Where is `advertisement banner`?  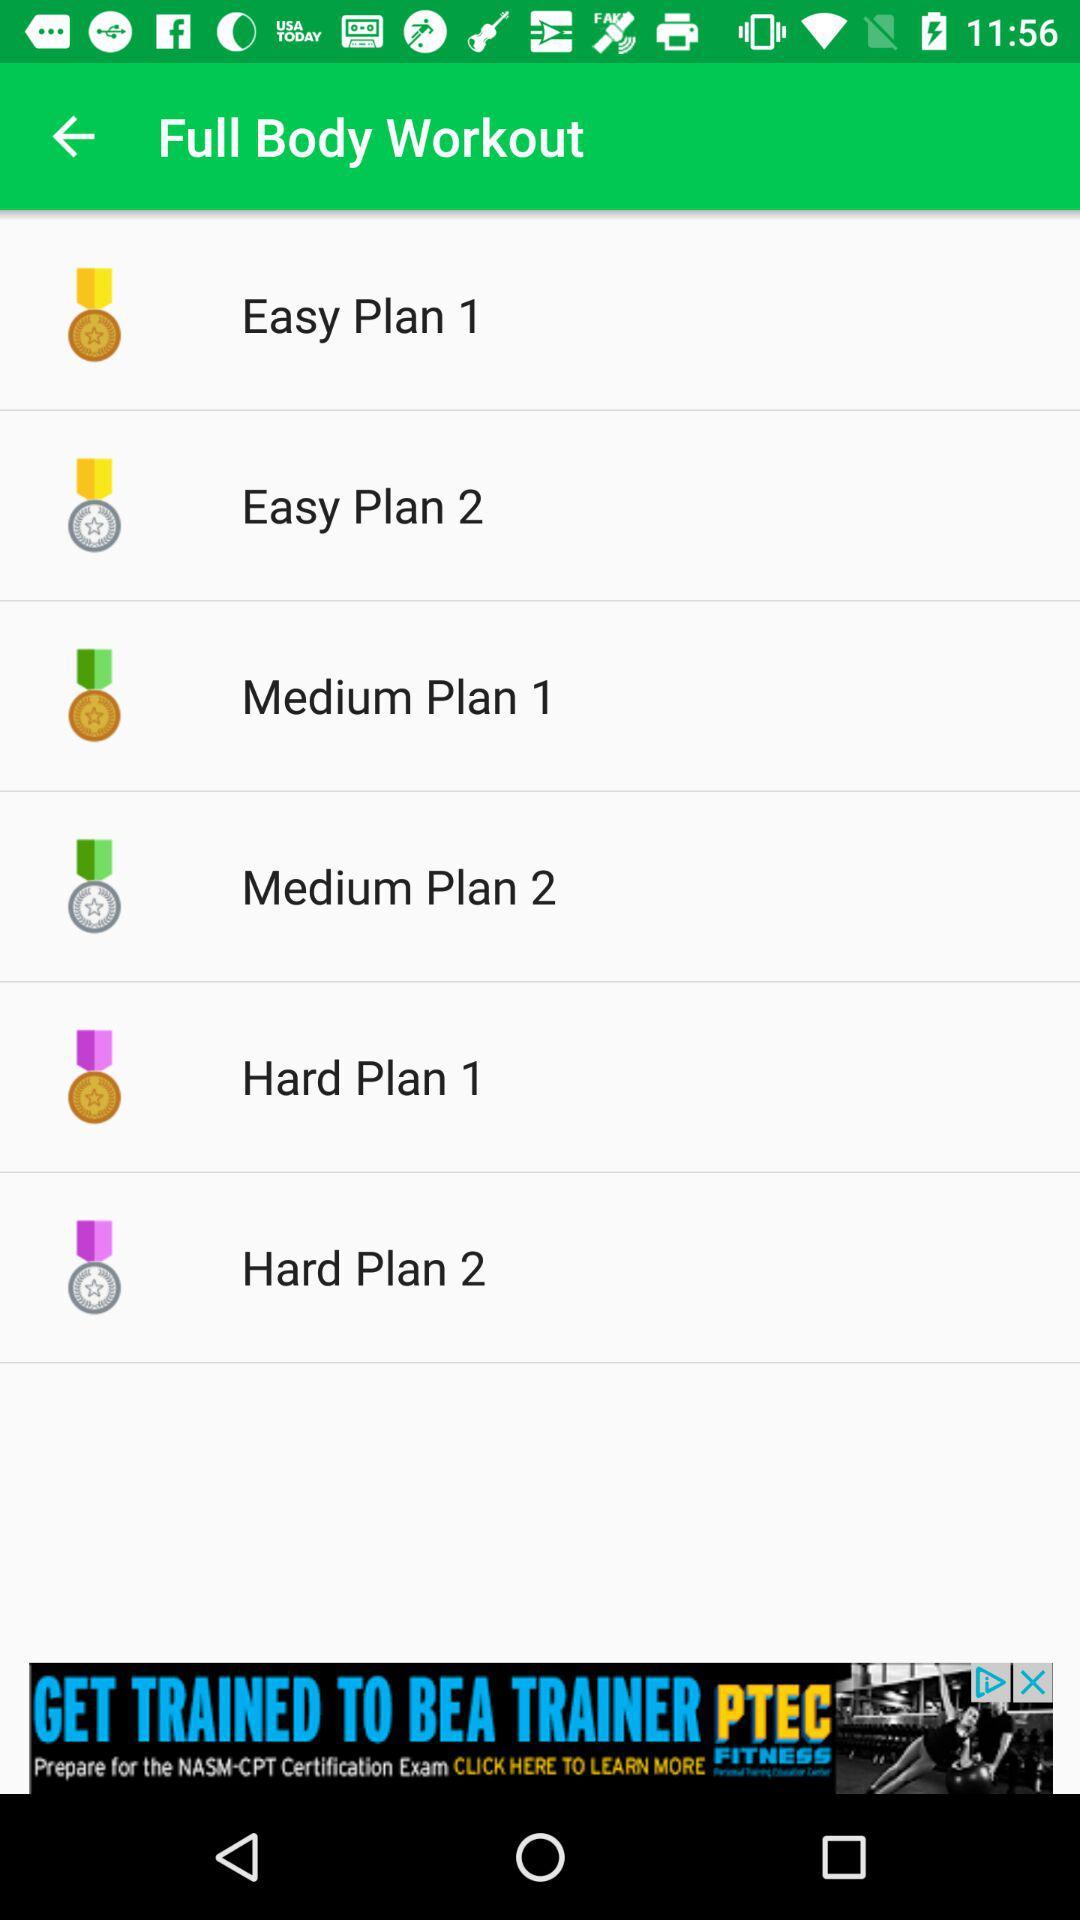 advertisement banner is located at coordinates (540, 1727).